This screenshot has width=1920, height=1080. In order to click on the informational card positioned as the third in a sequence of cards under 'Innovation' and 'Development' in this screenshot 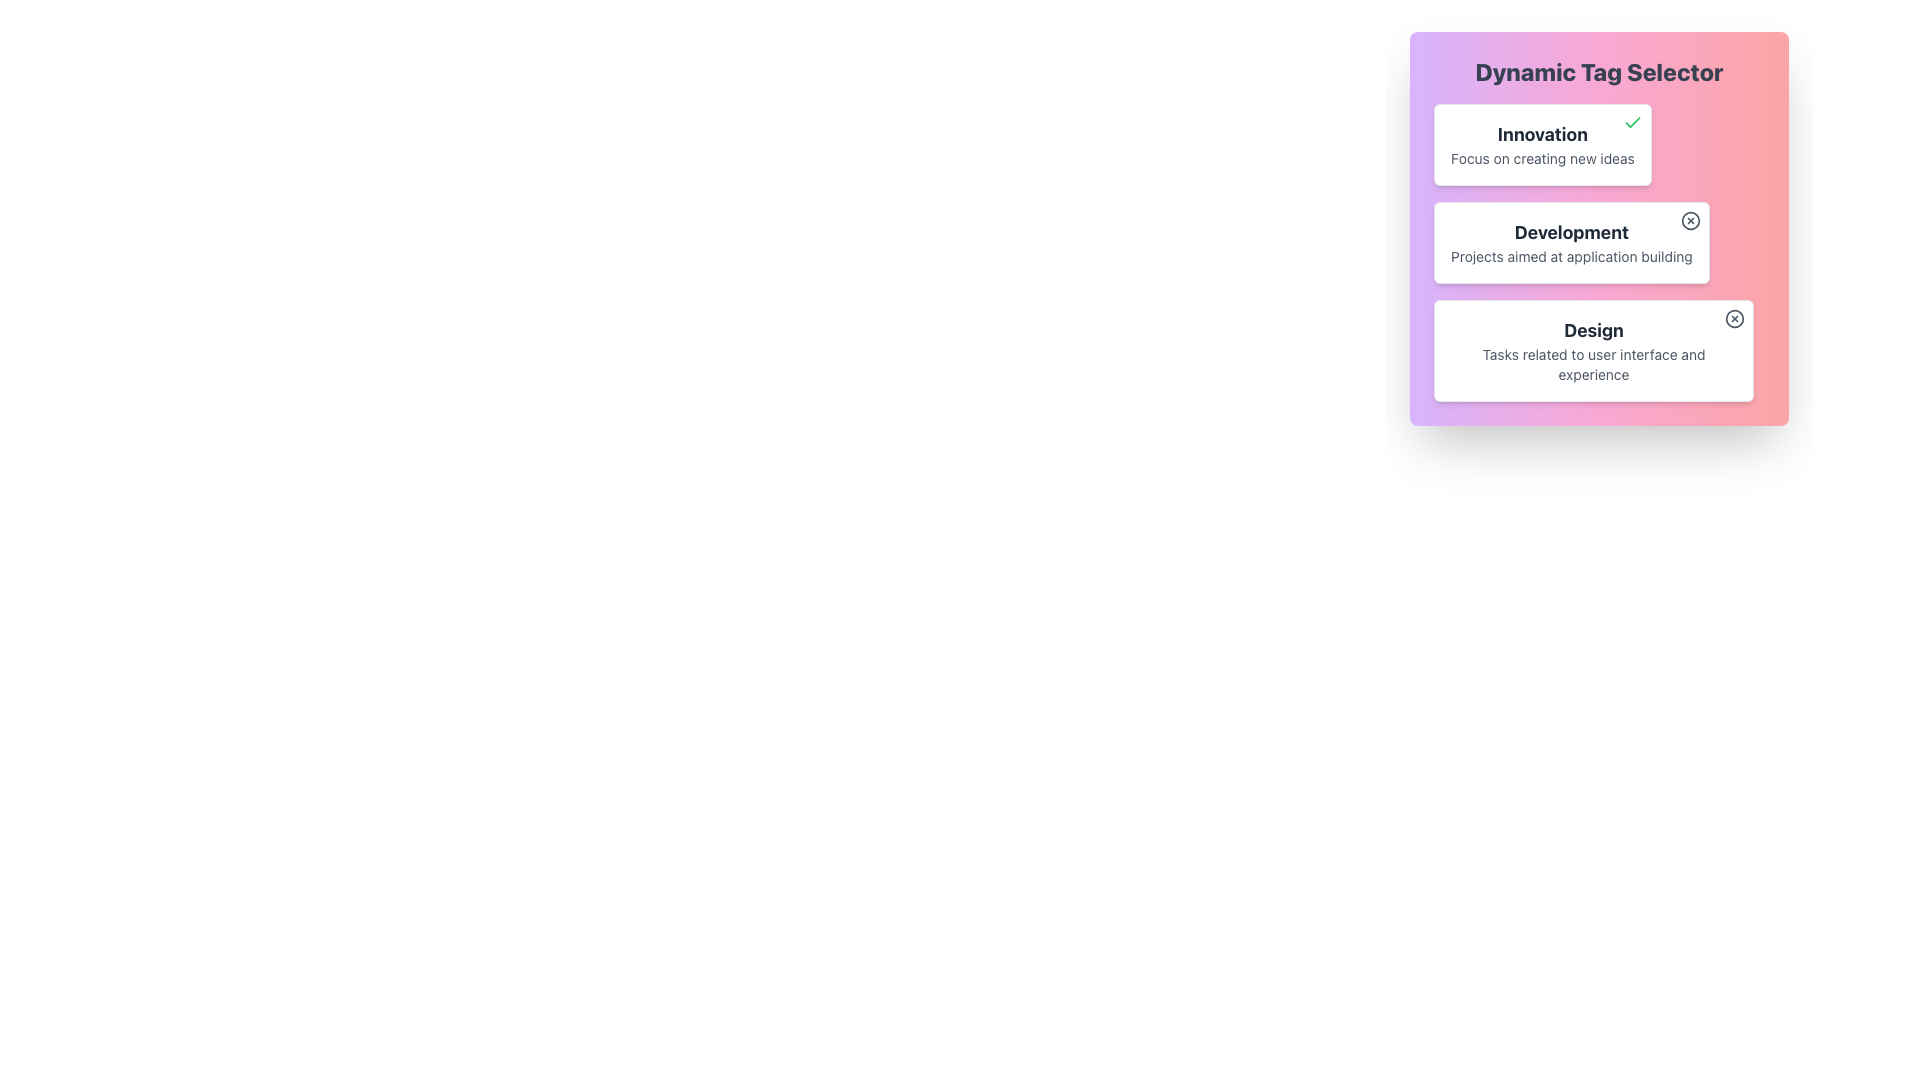, I will do `click(1592, 350)`.